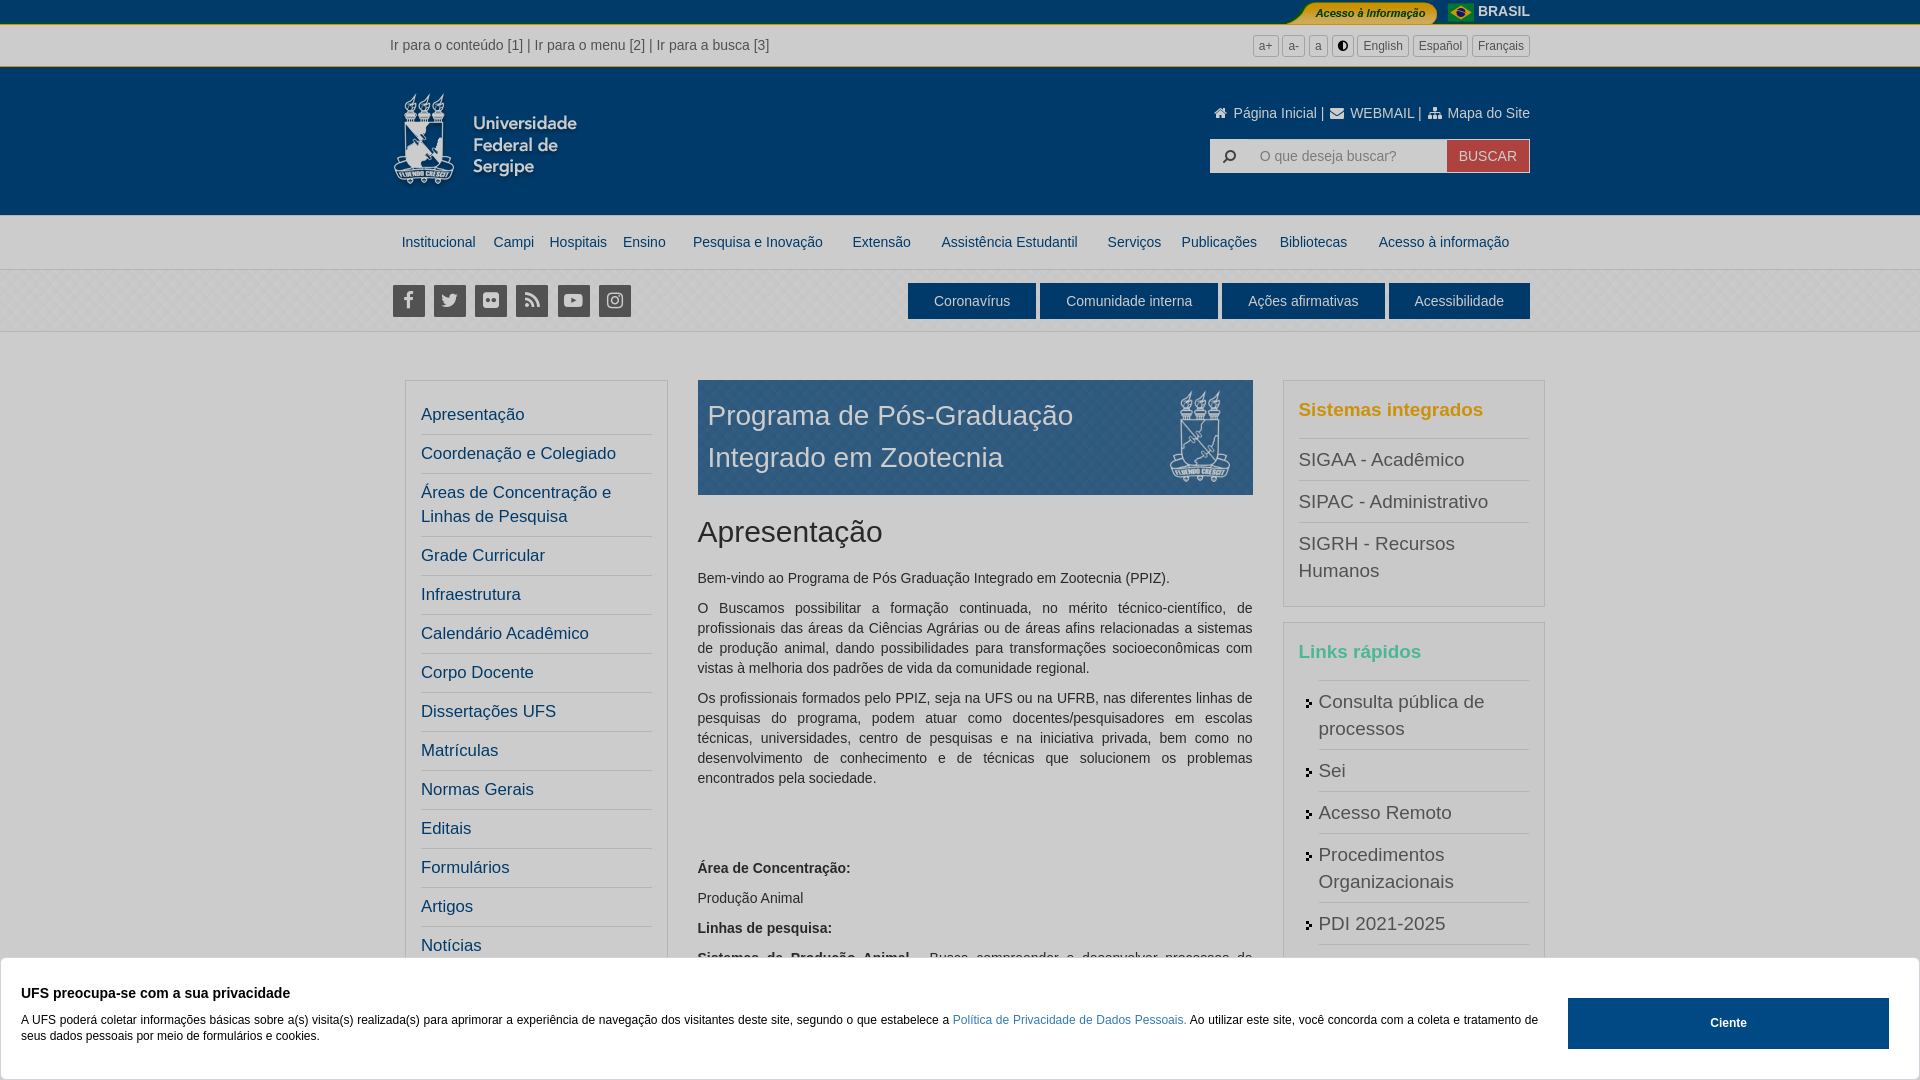 Image resolution: width=1920 pixels, height=1080 pixels. What do you see at coordinates (513, 241) in the screenshot?
I see `'Campi'` at bounding box center [513, 241].